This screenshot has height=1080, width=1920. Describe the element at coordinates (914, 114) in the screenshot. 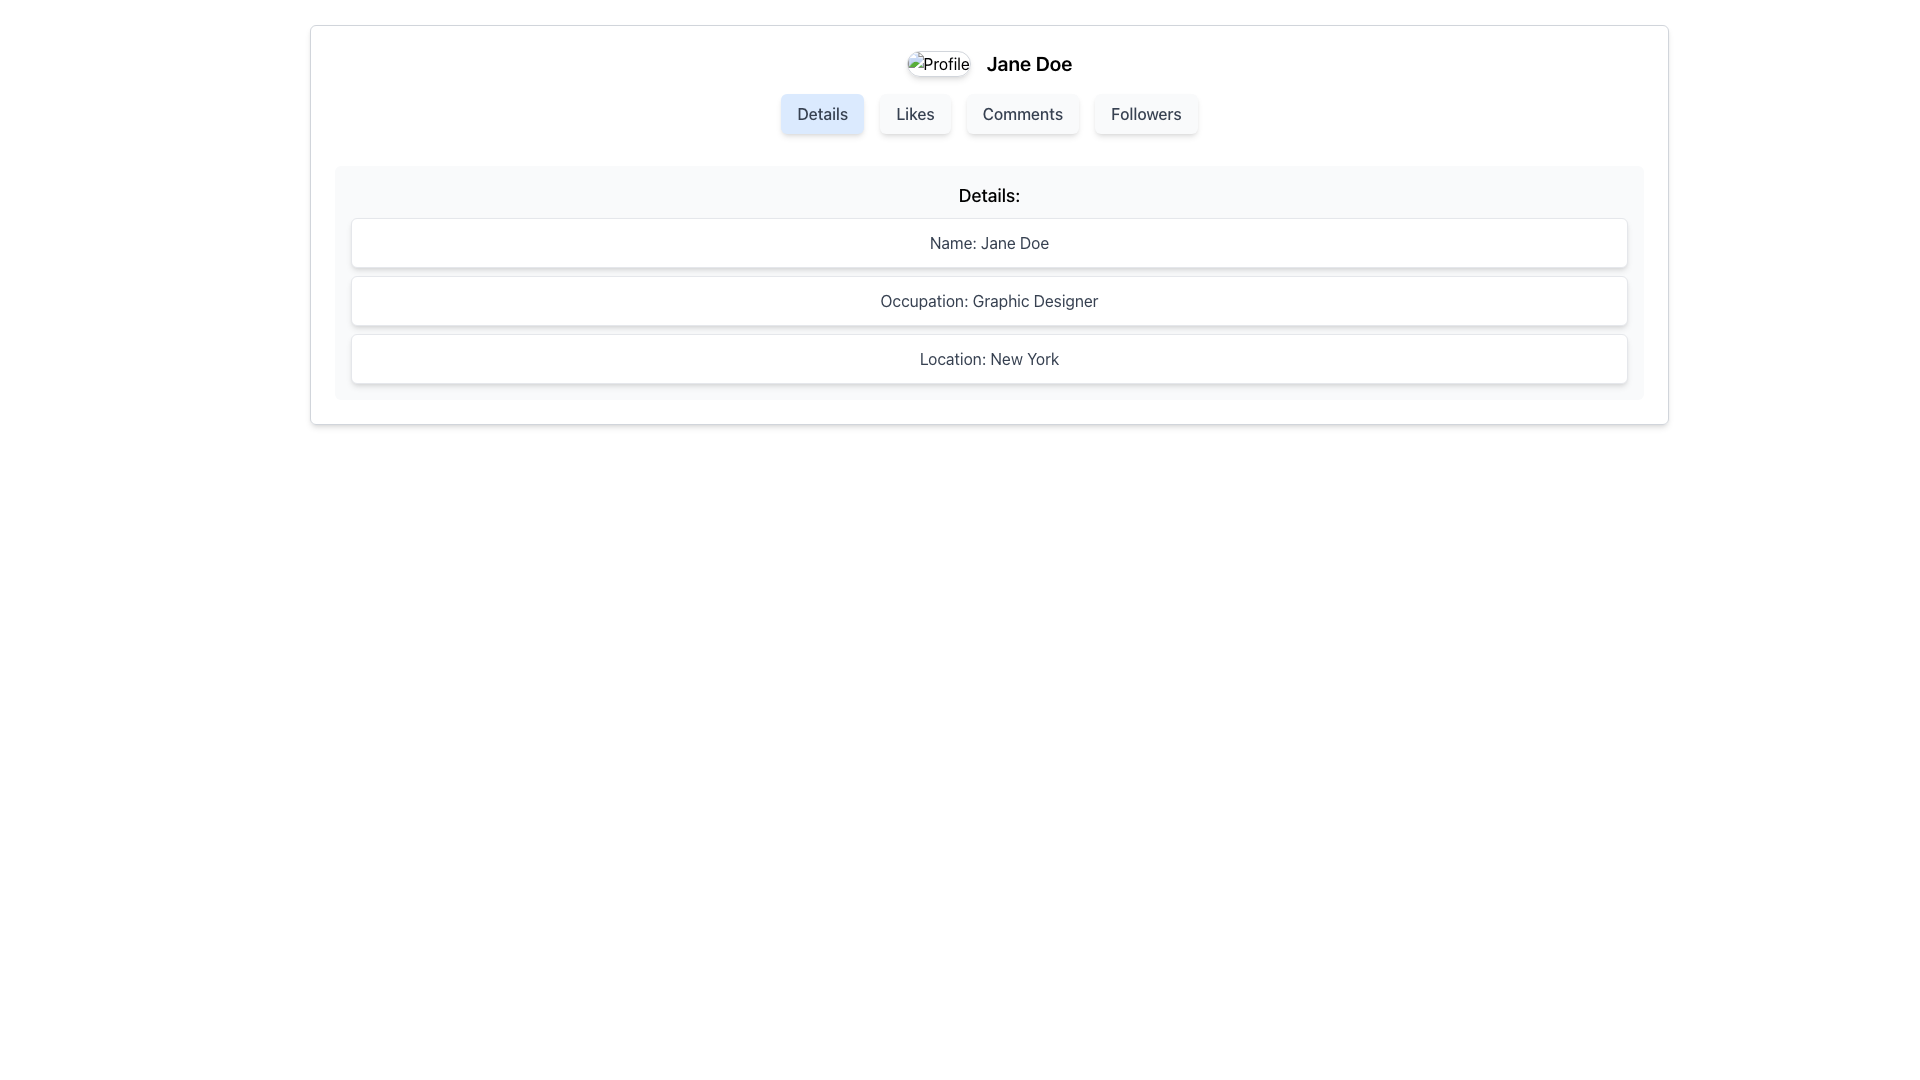

I see `the 'Likes' button located as the second button from the left in a horizontal series of four buttons` at that location.